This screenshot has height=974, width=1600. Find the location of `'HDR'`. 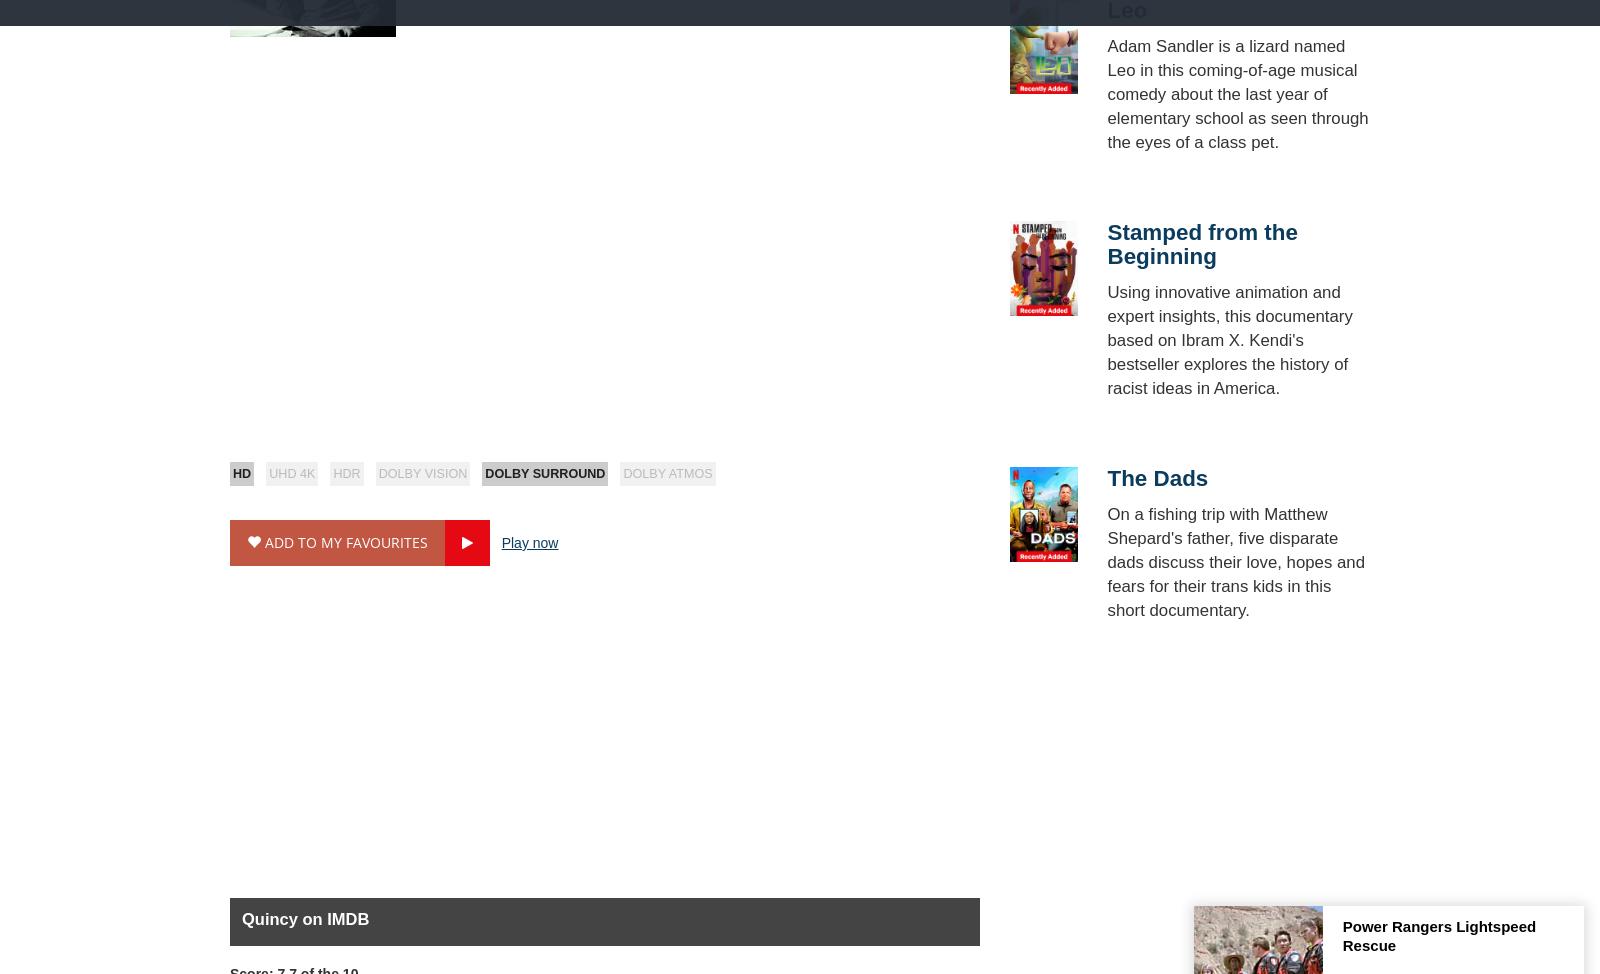

'HDR' is located at coordinates (332, 473).